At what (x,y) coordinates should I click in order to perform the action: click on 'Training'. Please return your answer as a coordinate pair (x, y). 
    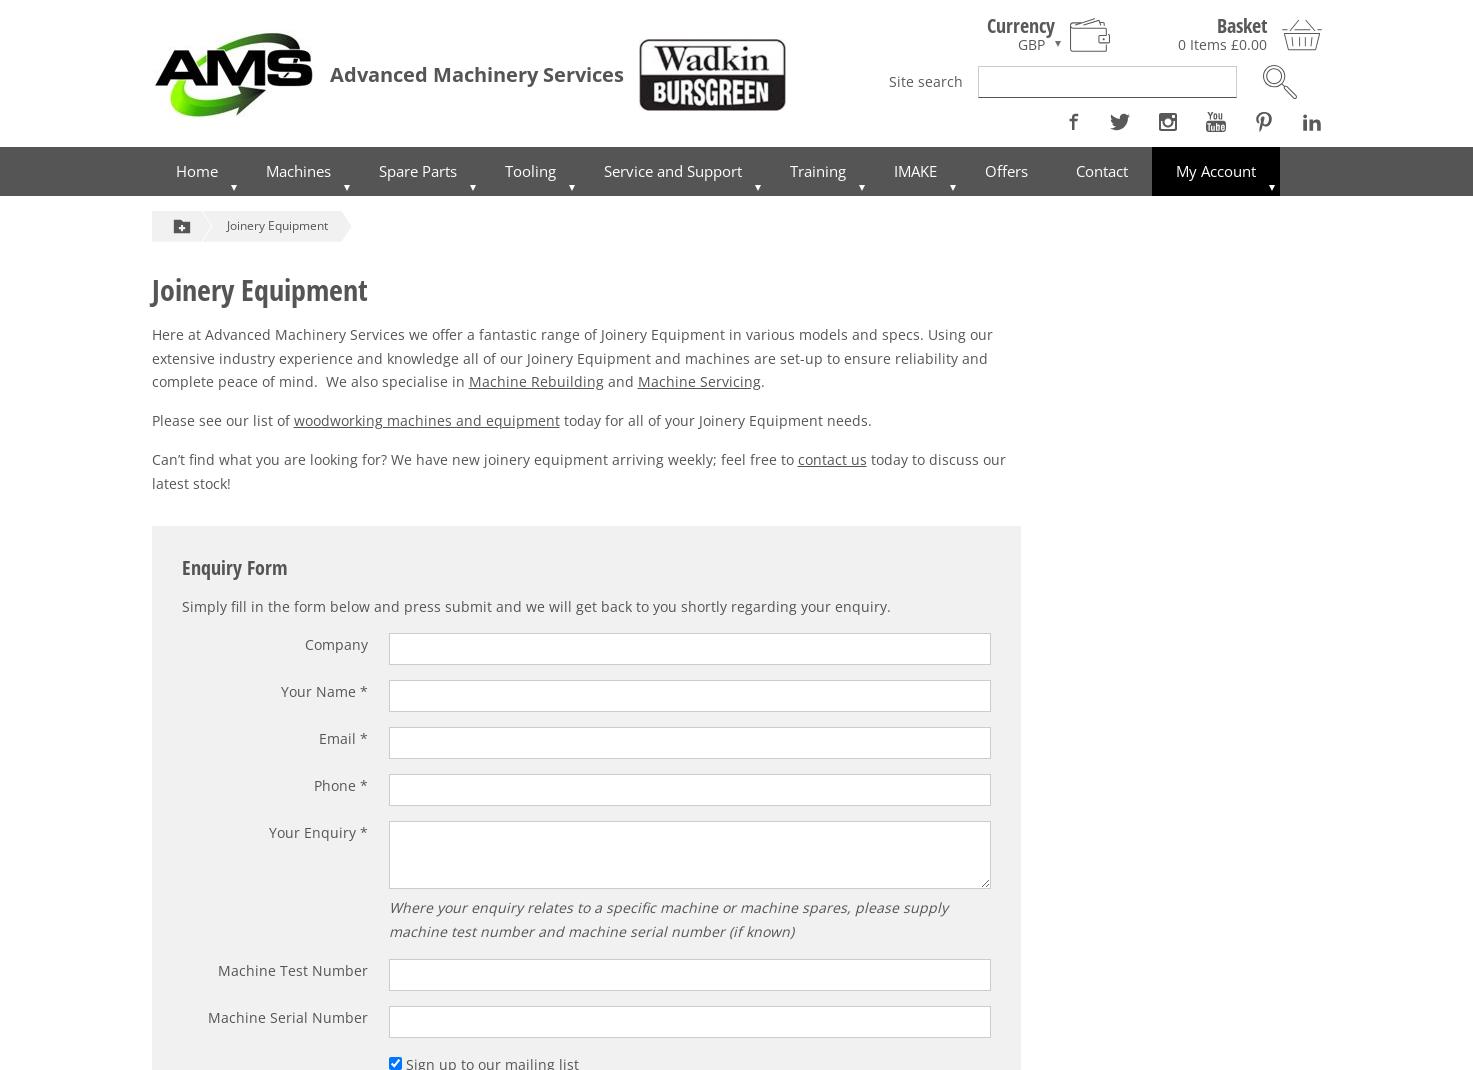
    Looking at the image, I should click on (817, 170).